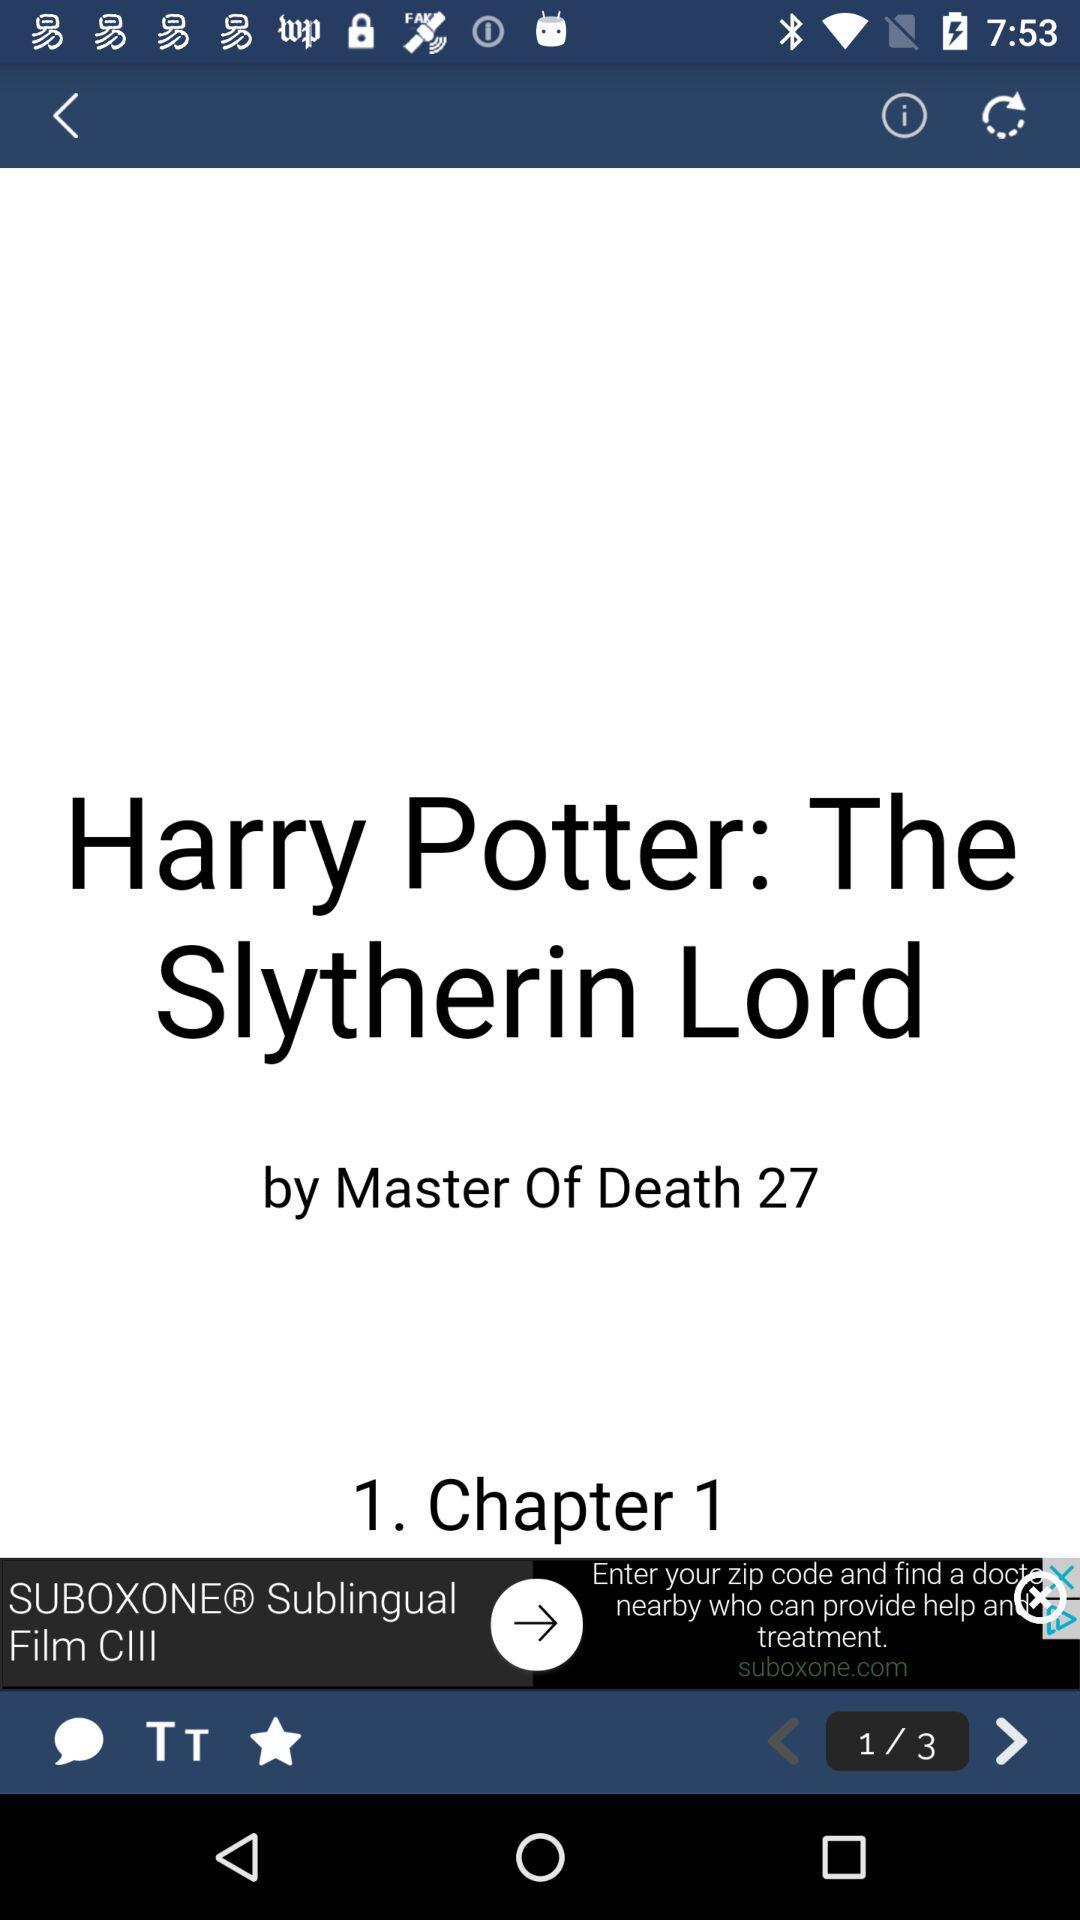 The image size is (1080, 1920). What do you see at coordinates (890, 114) in the screenshot?
I see `the info icon` at bounding box center [890, 114].